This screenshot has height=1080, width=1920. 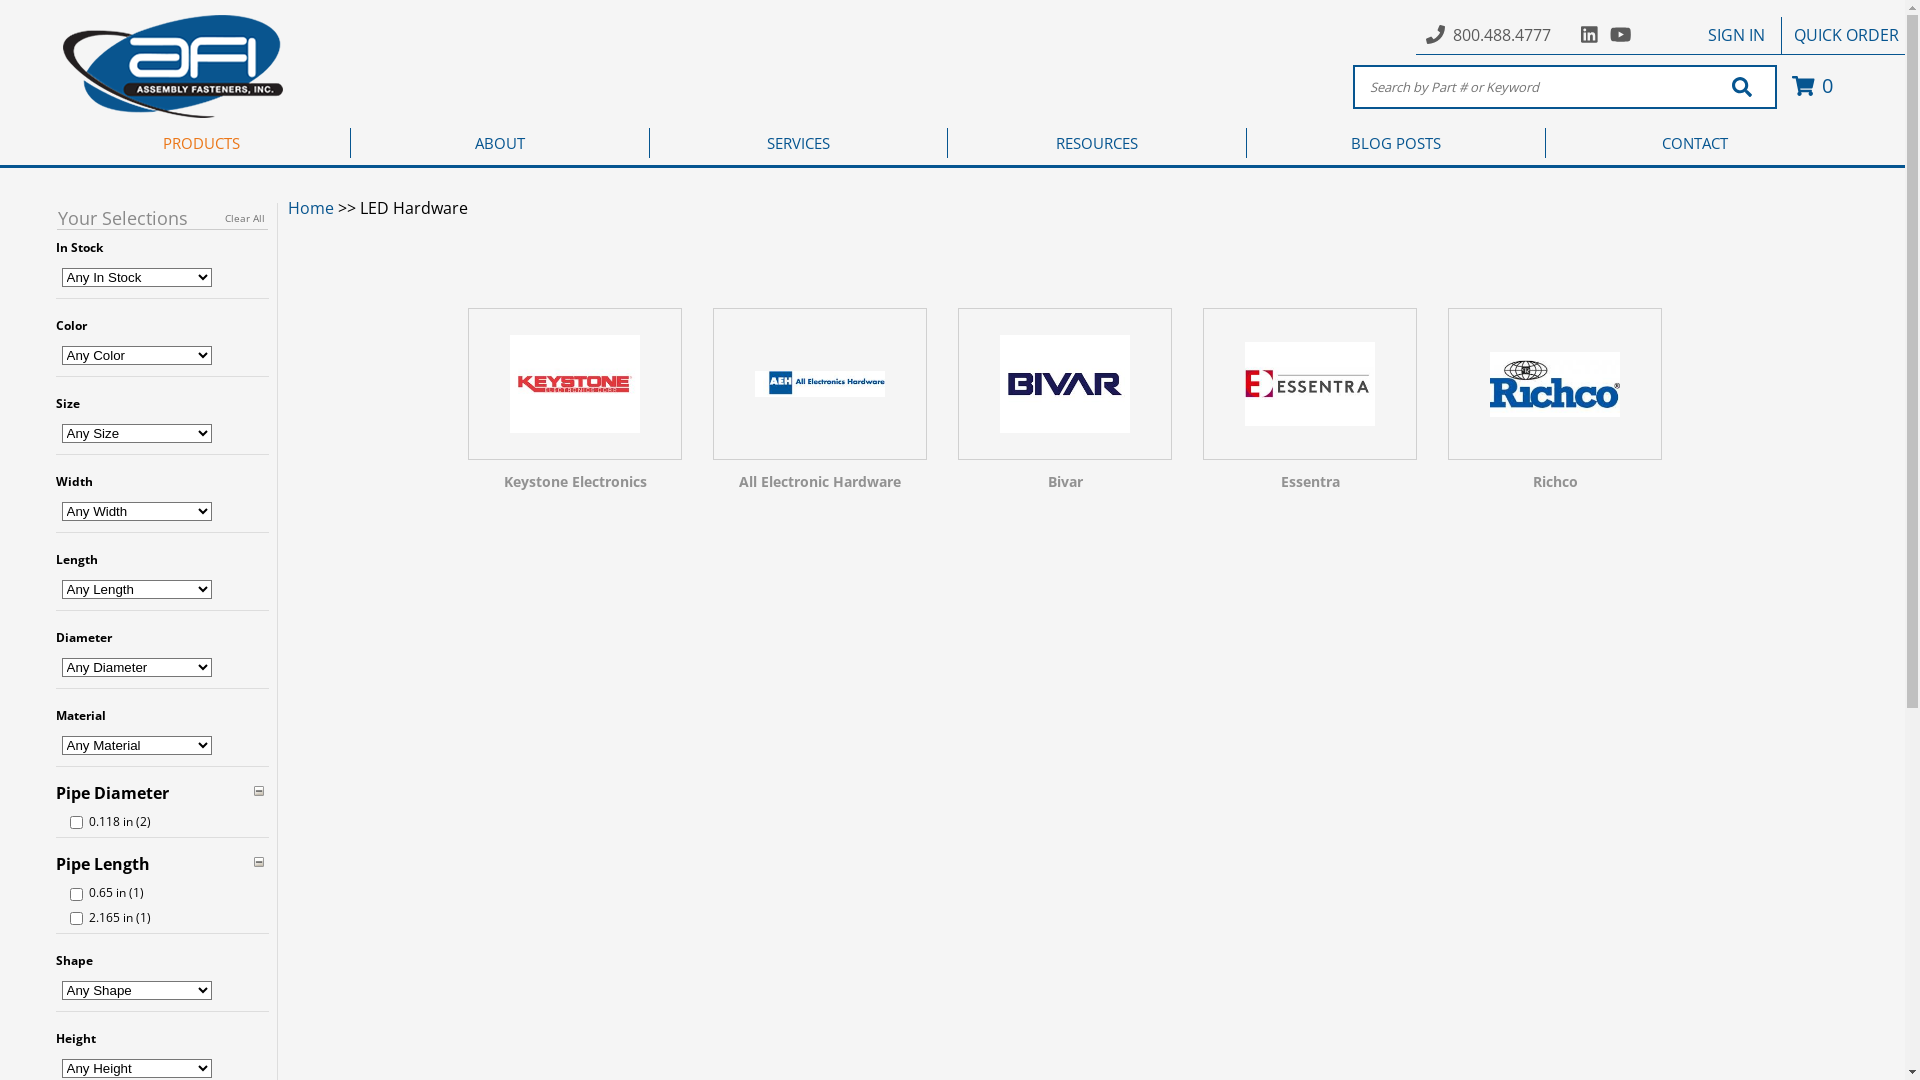 What do you see at coordinates (243, 218) in the screenshot?
I see `'Clear All'` at bounding box center [243, 218].